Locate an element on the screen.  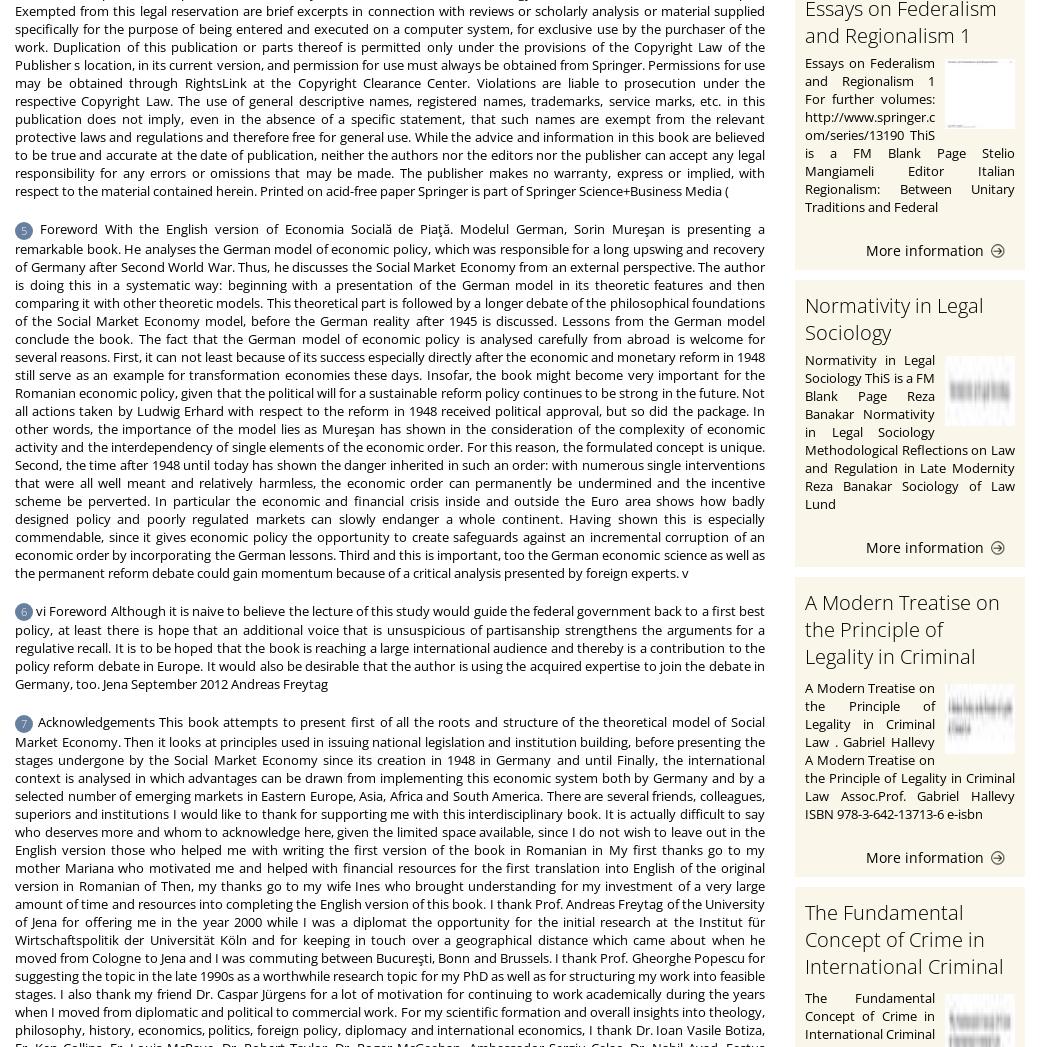
'vi Foreword Although it is naive to believe the lecture of this study would guide the federal government back to a first best policy, at least there is hope that an additional voice that is unsuspicious of partisanship strengthens the arguments for a regulative recall. It is to be hoped that the book is reaching a large international audience and thereby is a contribution to the policy reform debate in Europe. It would also be desirable that the author is using the acquired expertise to join the debate in Germany, too. Jena September 2012 Andreas Freytag' is located at coordinates (389, 647).